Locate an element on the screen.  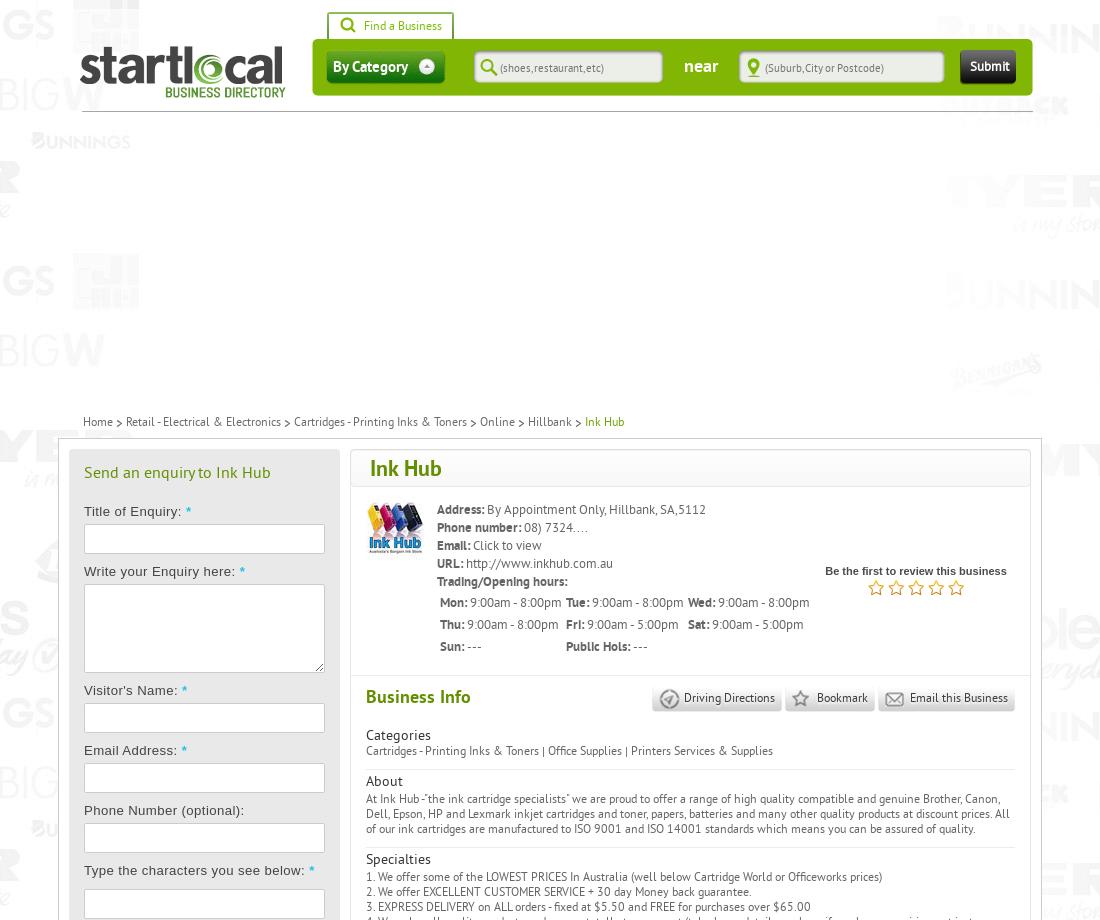
'Visitor's Name:' is located at coordinates (132, 690).